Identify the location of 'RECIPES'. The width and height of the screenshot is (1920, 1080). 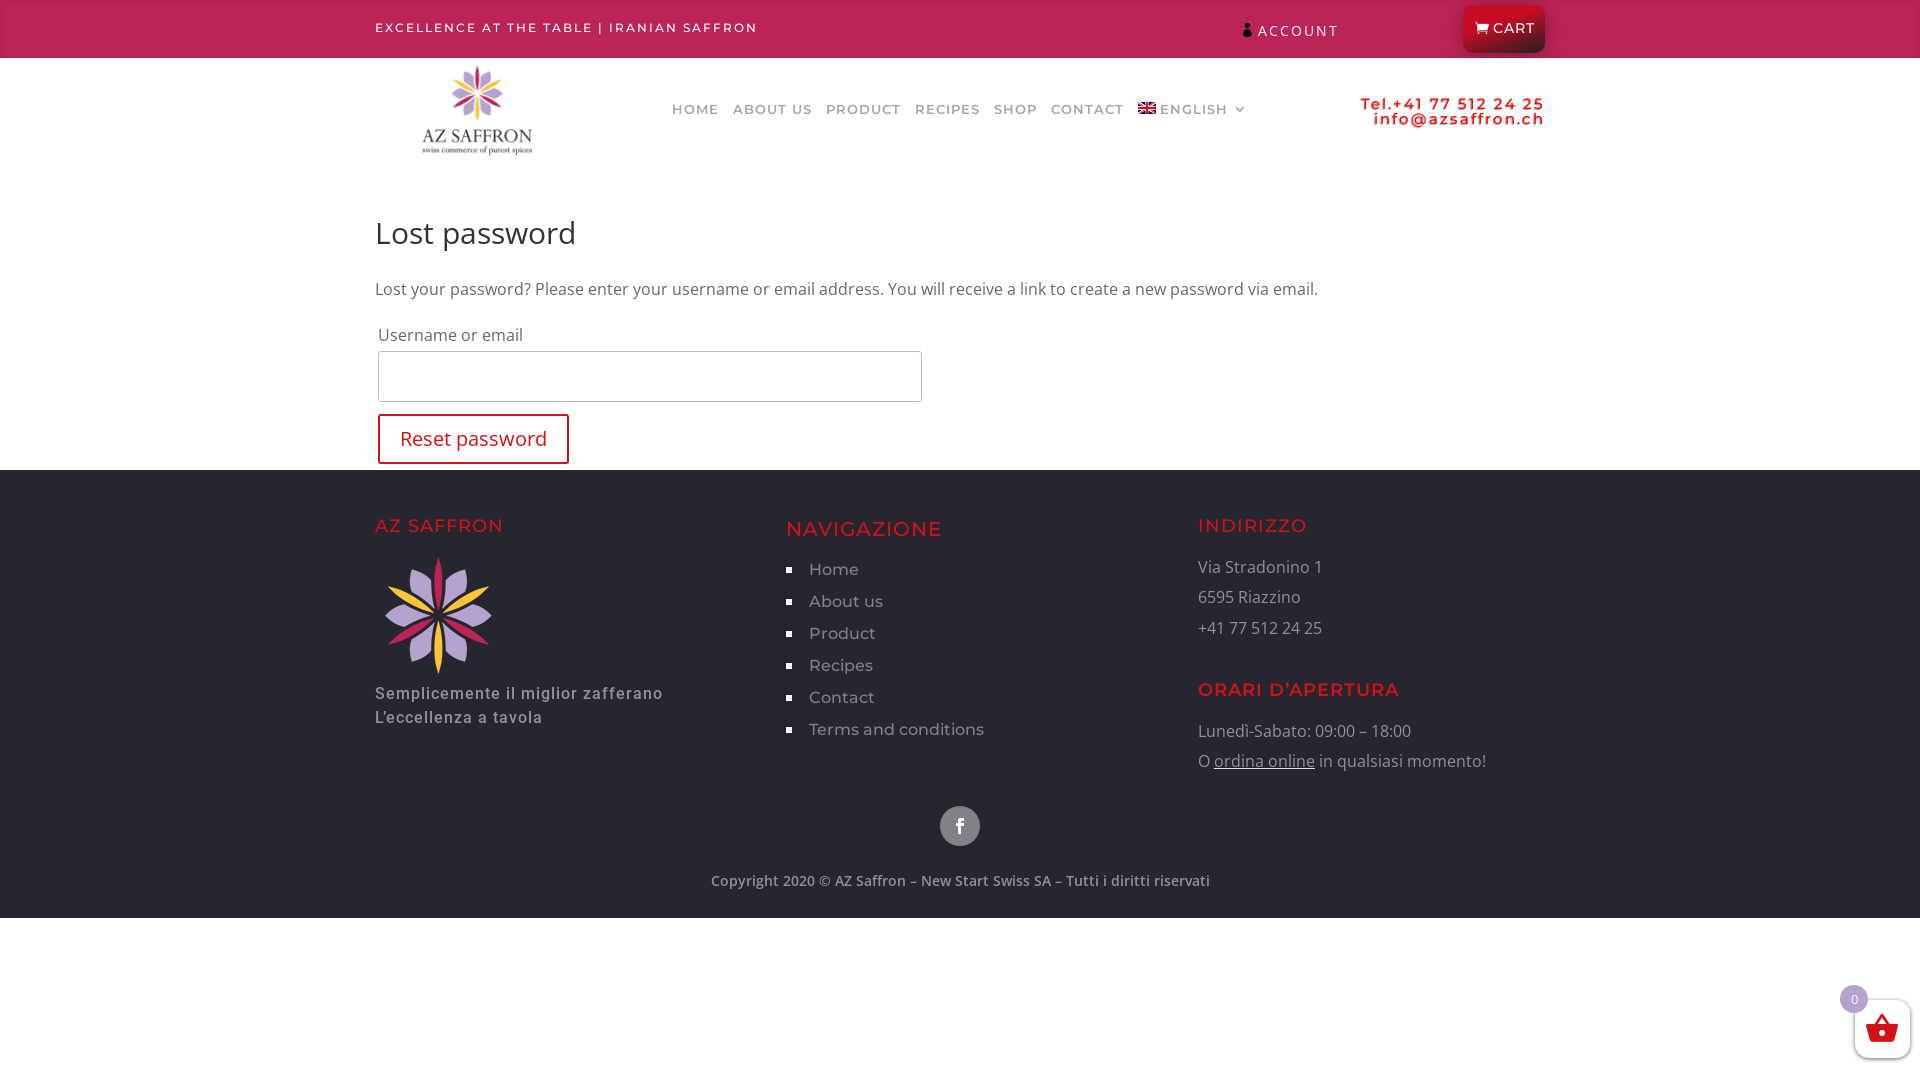
(946, 112).